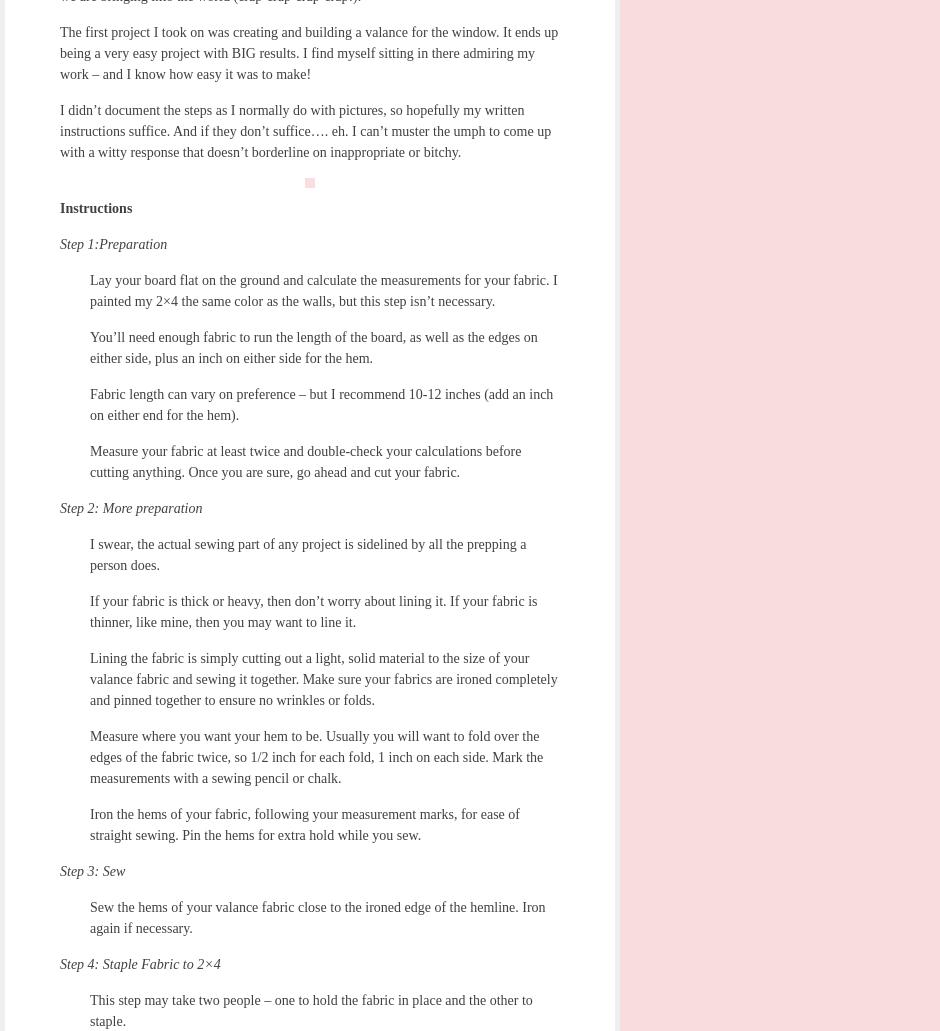 The image size is (940, 1031). I want to click on 'Step 2: More preparation', so click(130, 507).